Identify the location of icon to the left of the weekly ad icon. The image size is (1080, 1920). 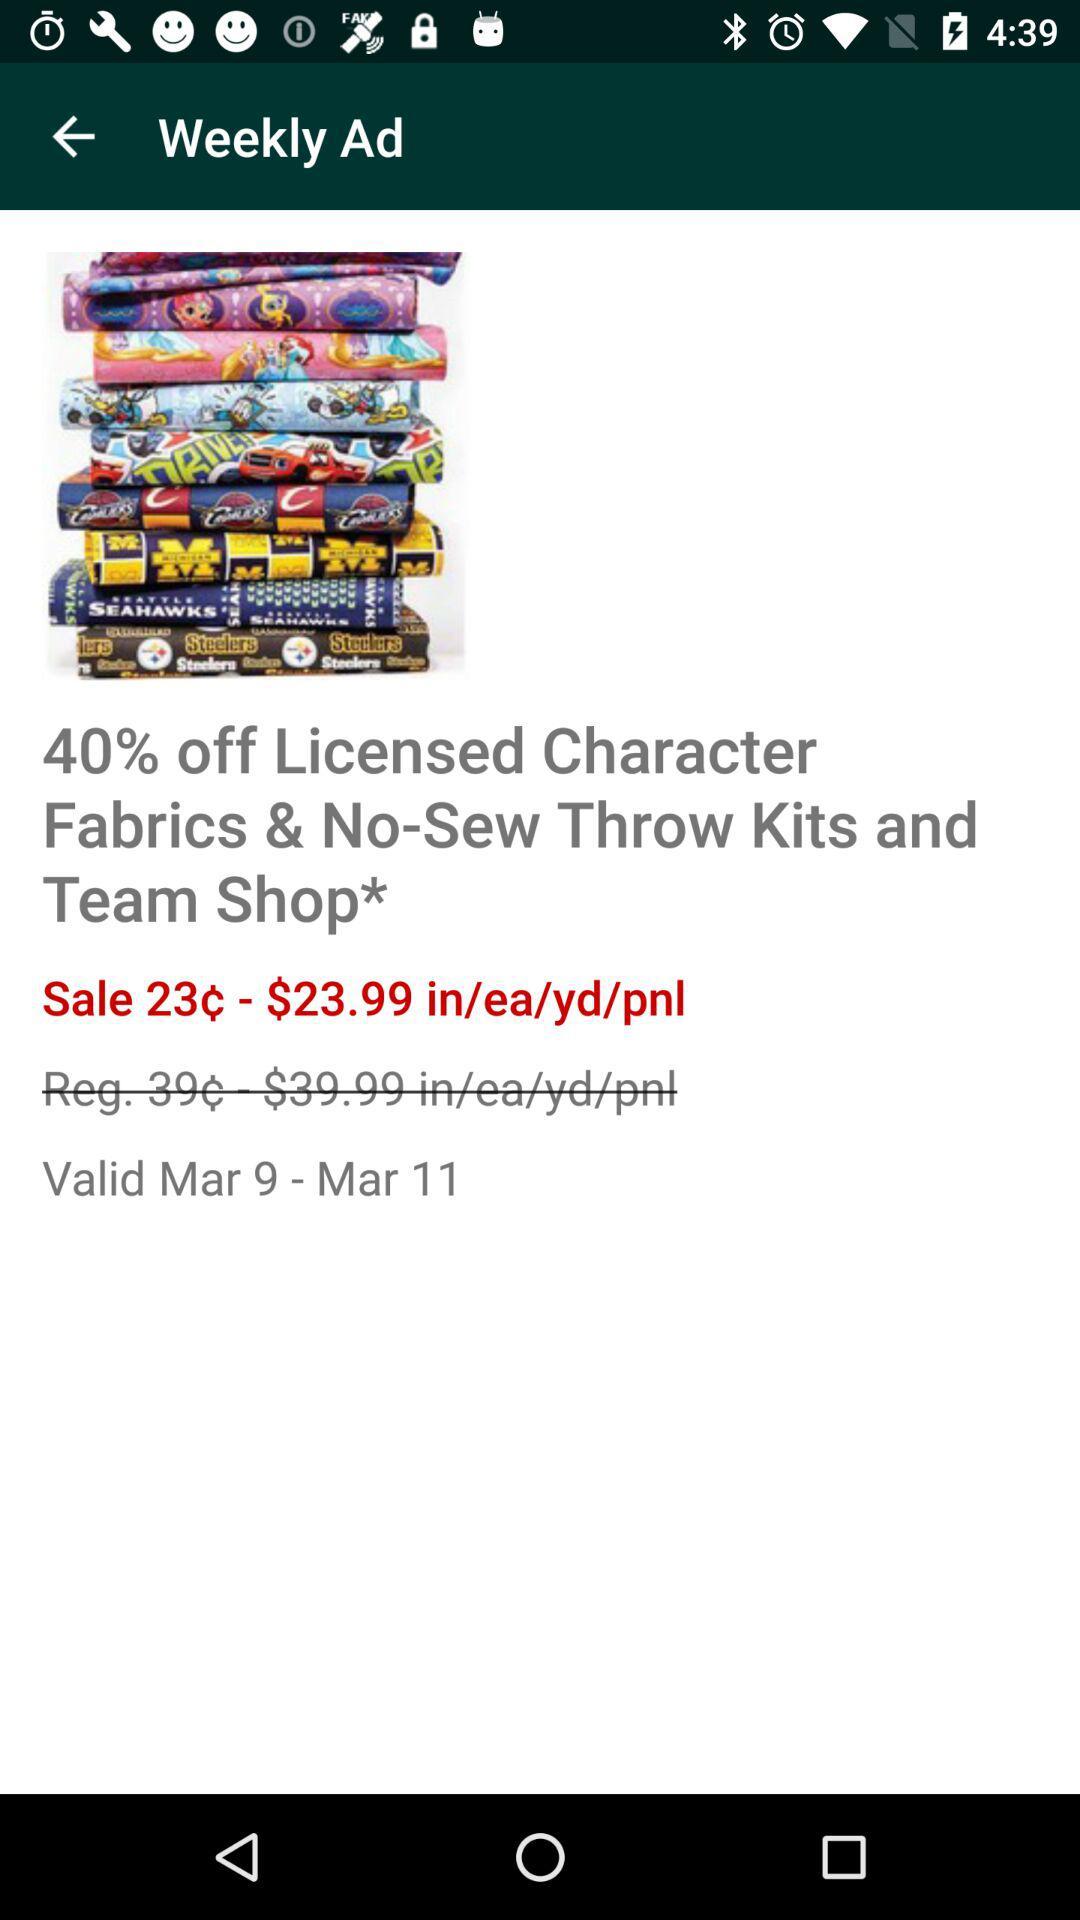
(72, 135).